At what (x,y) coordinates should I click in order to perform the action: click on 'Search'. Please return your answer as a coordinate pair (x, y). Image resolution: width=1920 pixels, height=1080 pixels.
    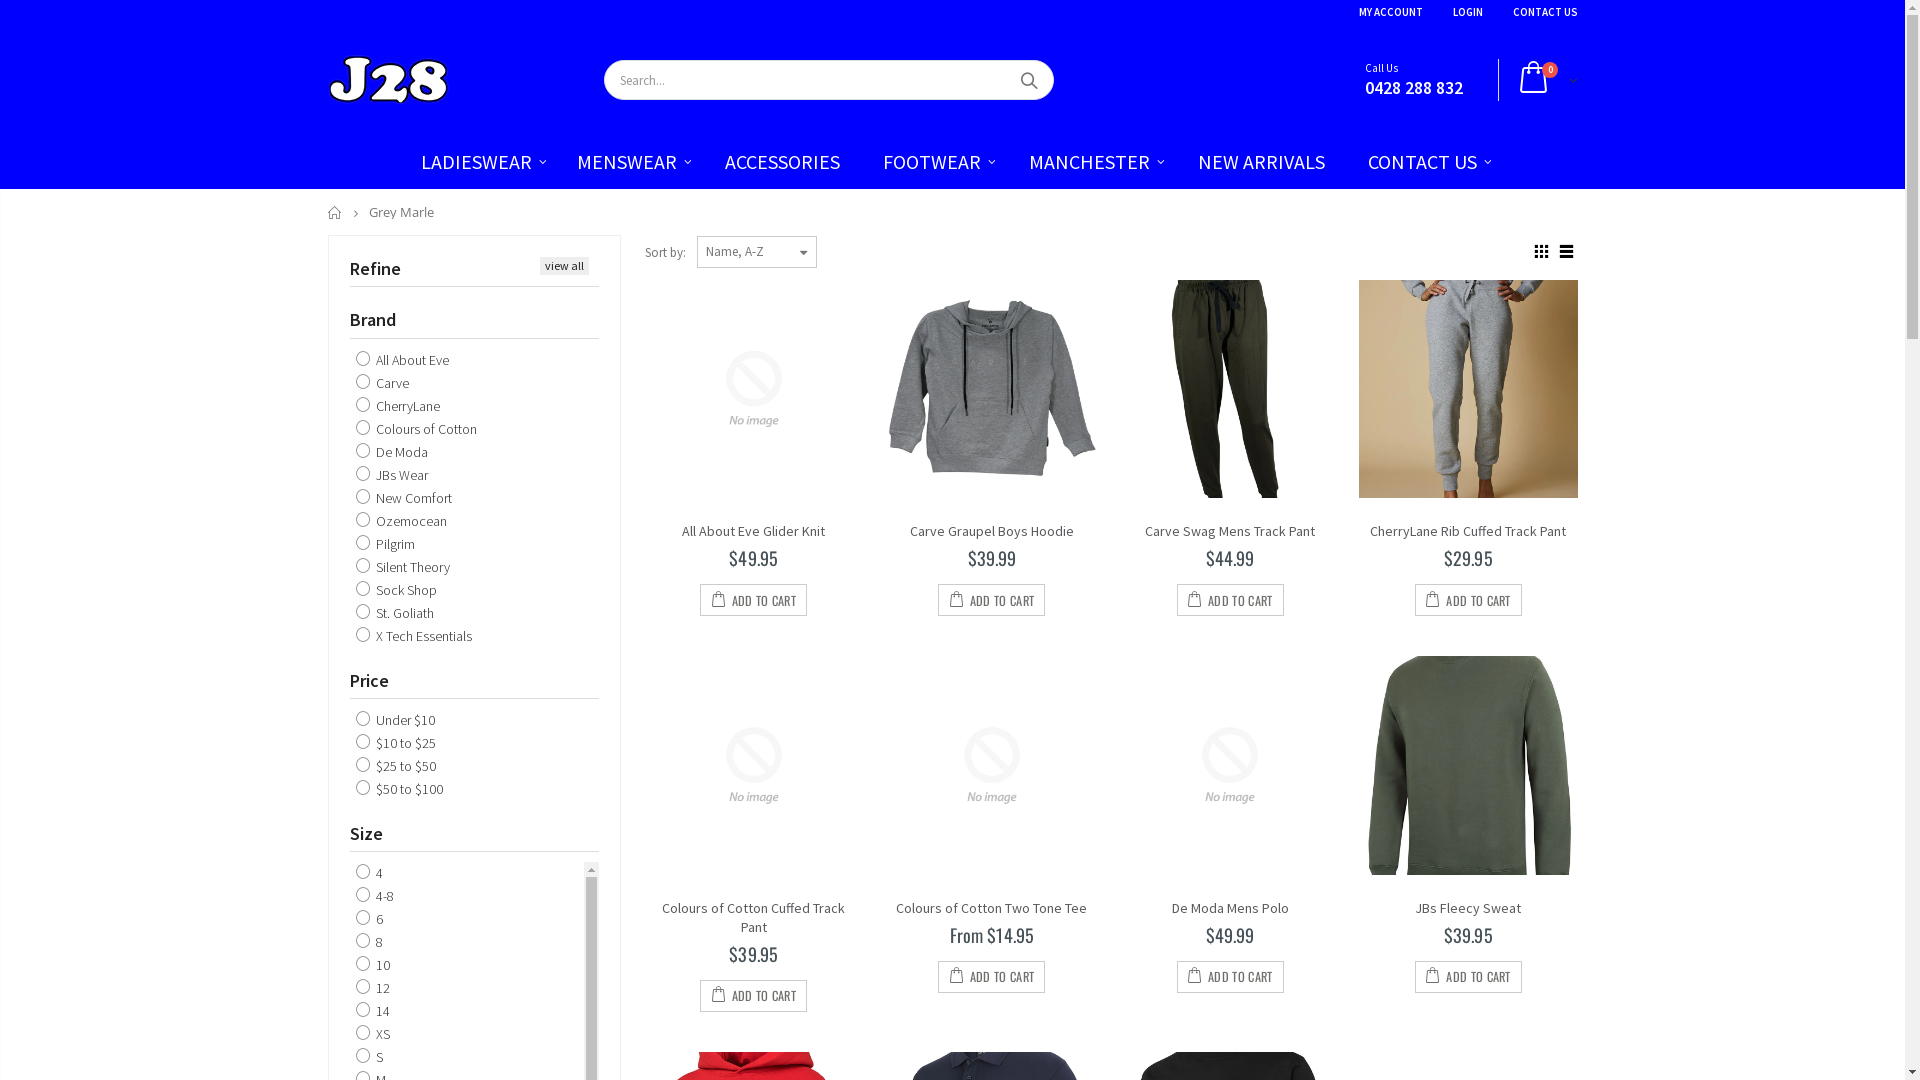
    Looking at the image, I should click on (1028, 79).